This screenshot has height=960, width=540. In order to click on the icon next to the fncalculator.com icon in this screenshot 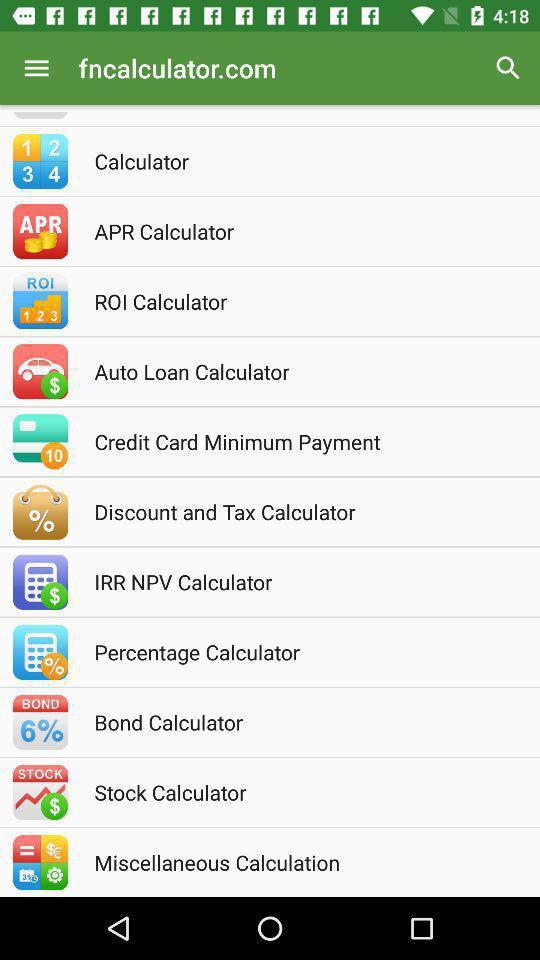, I will do `click(508, 68)`.